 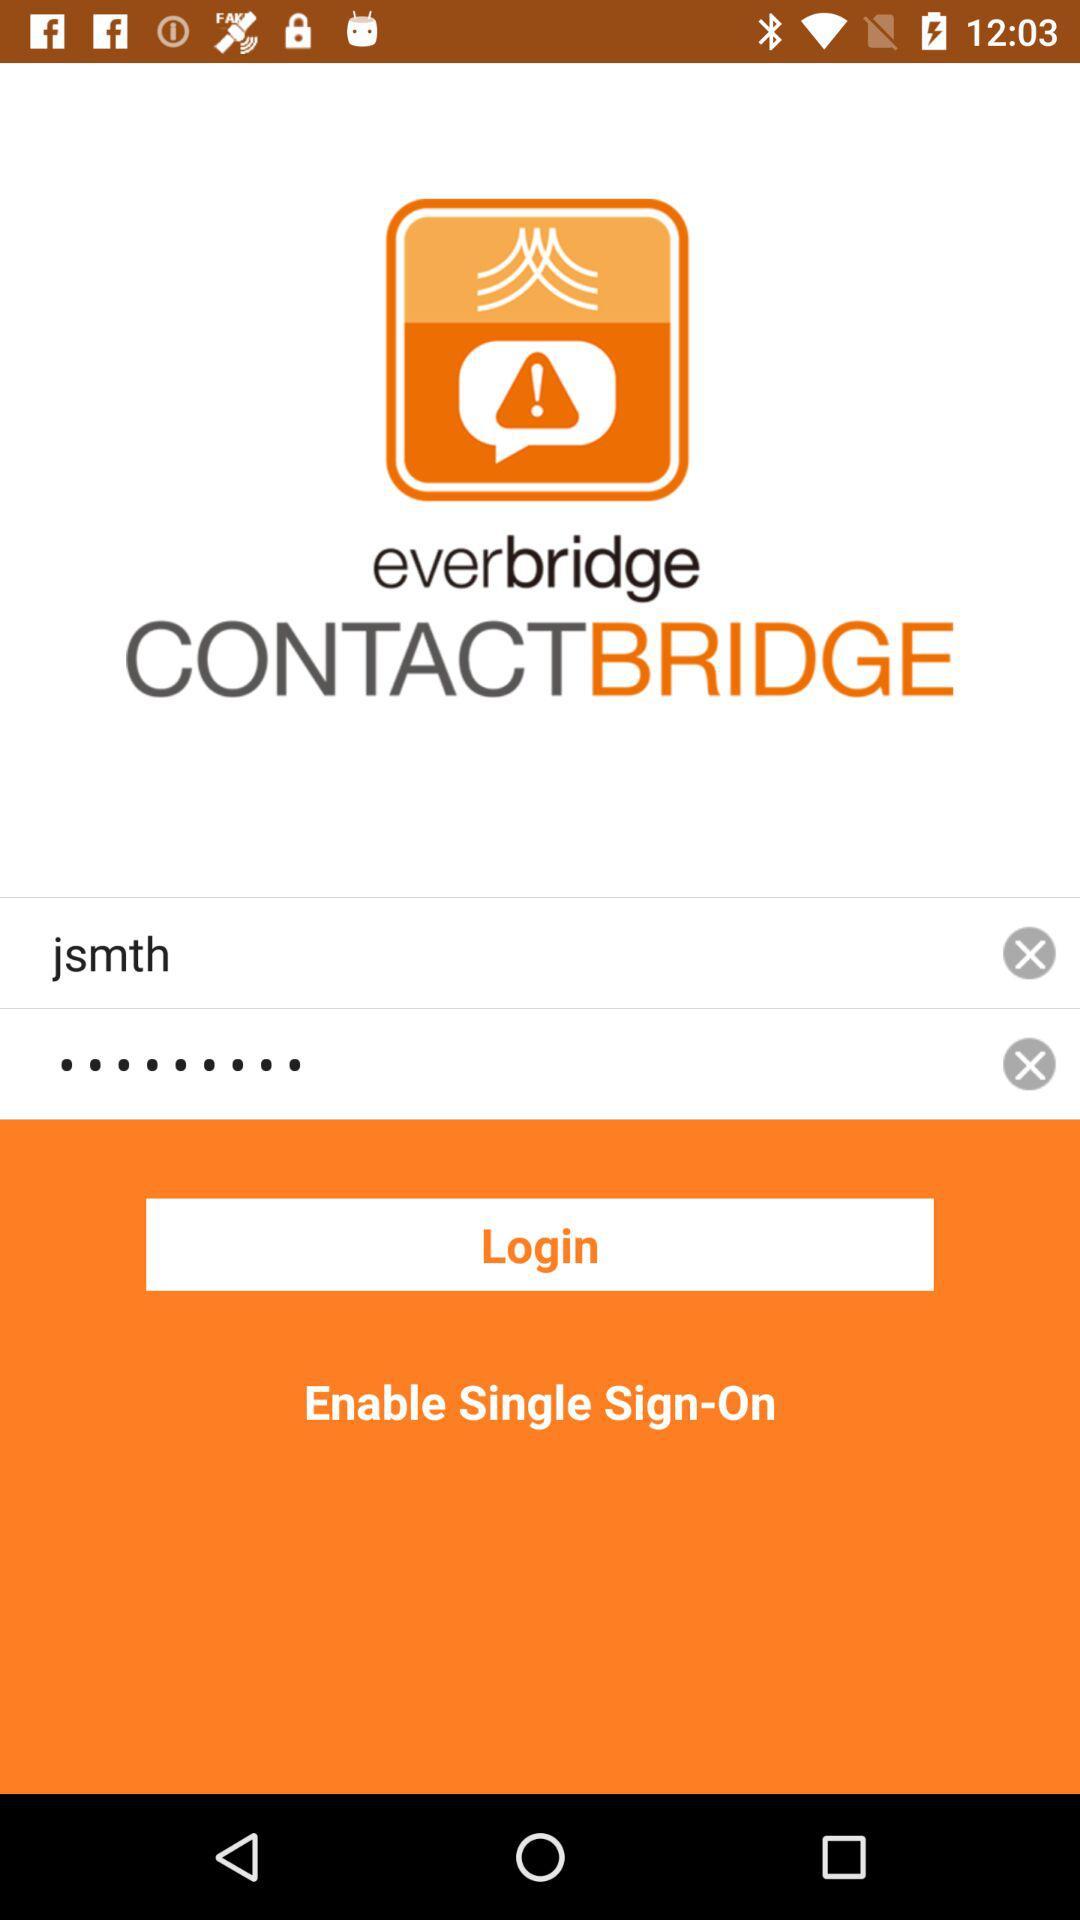 I want to click on the crowd3116, so click(x=514, y=1062).